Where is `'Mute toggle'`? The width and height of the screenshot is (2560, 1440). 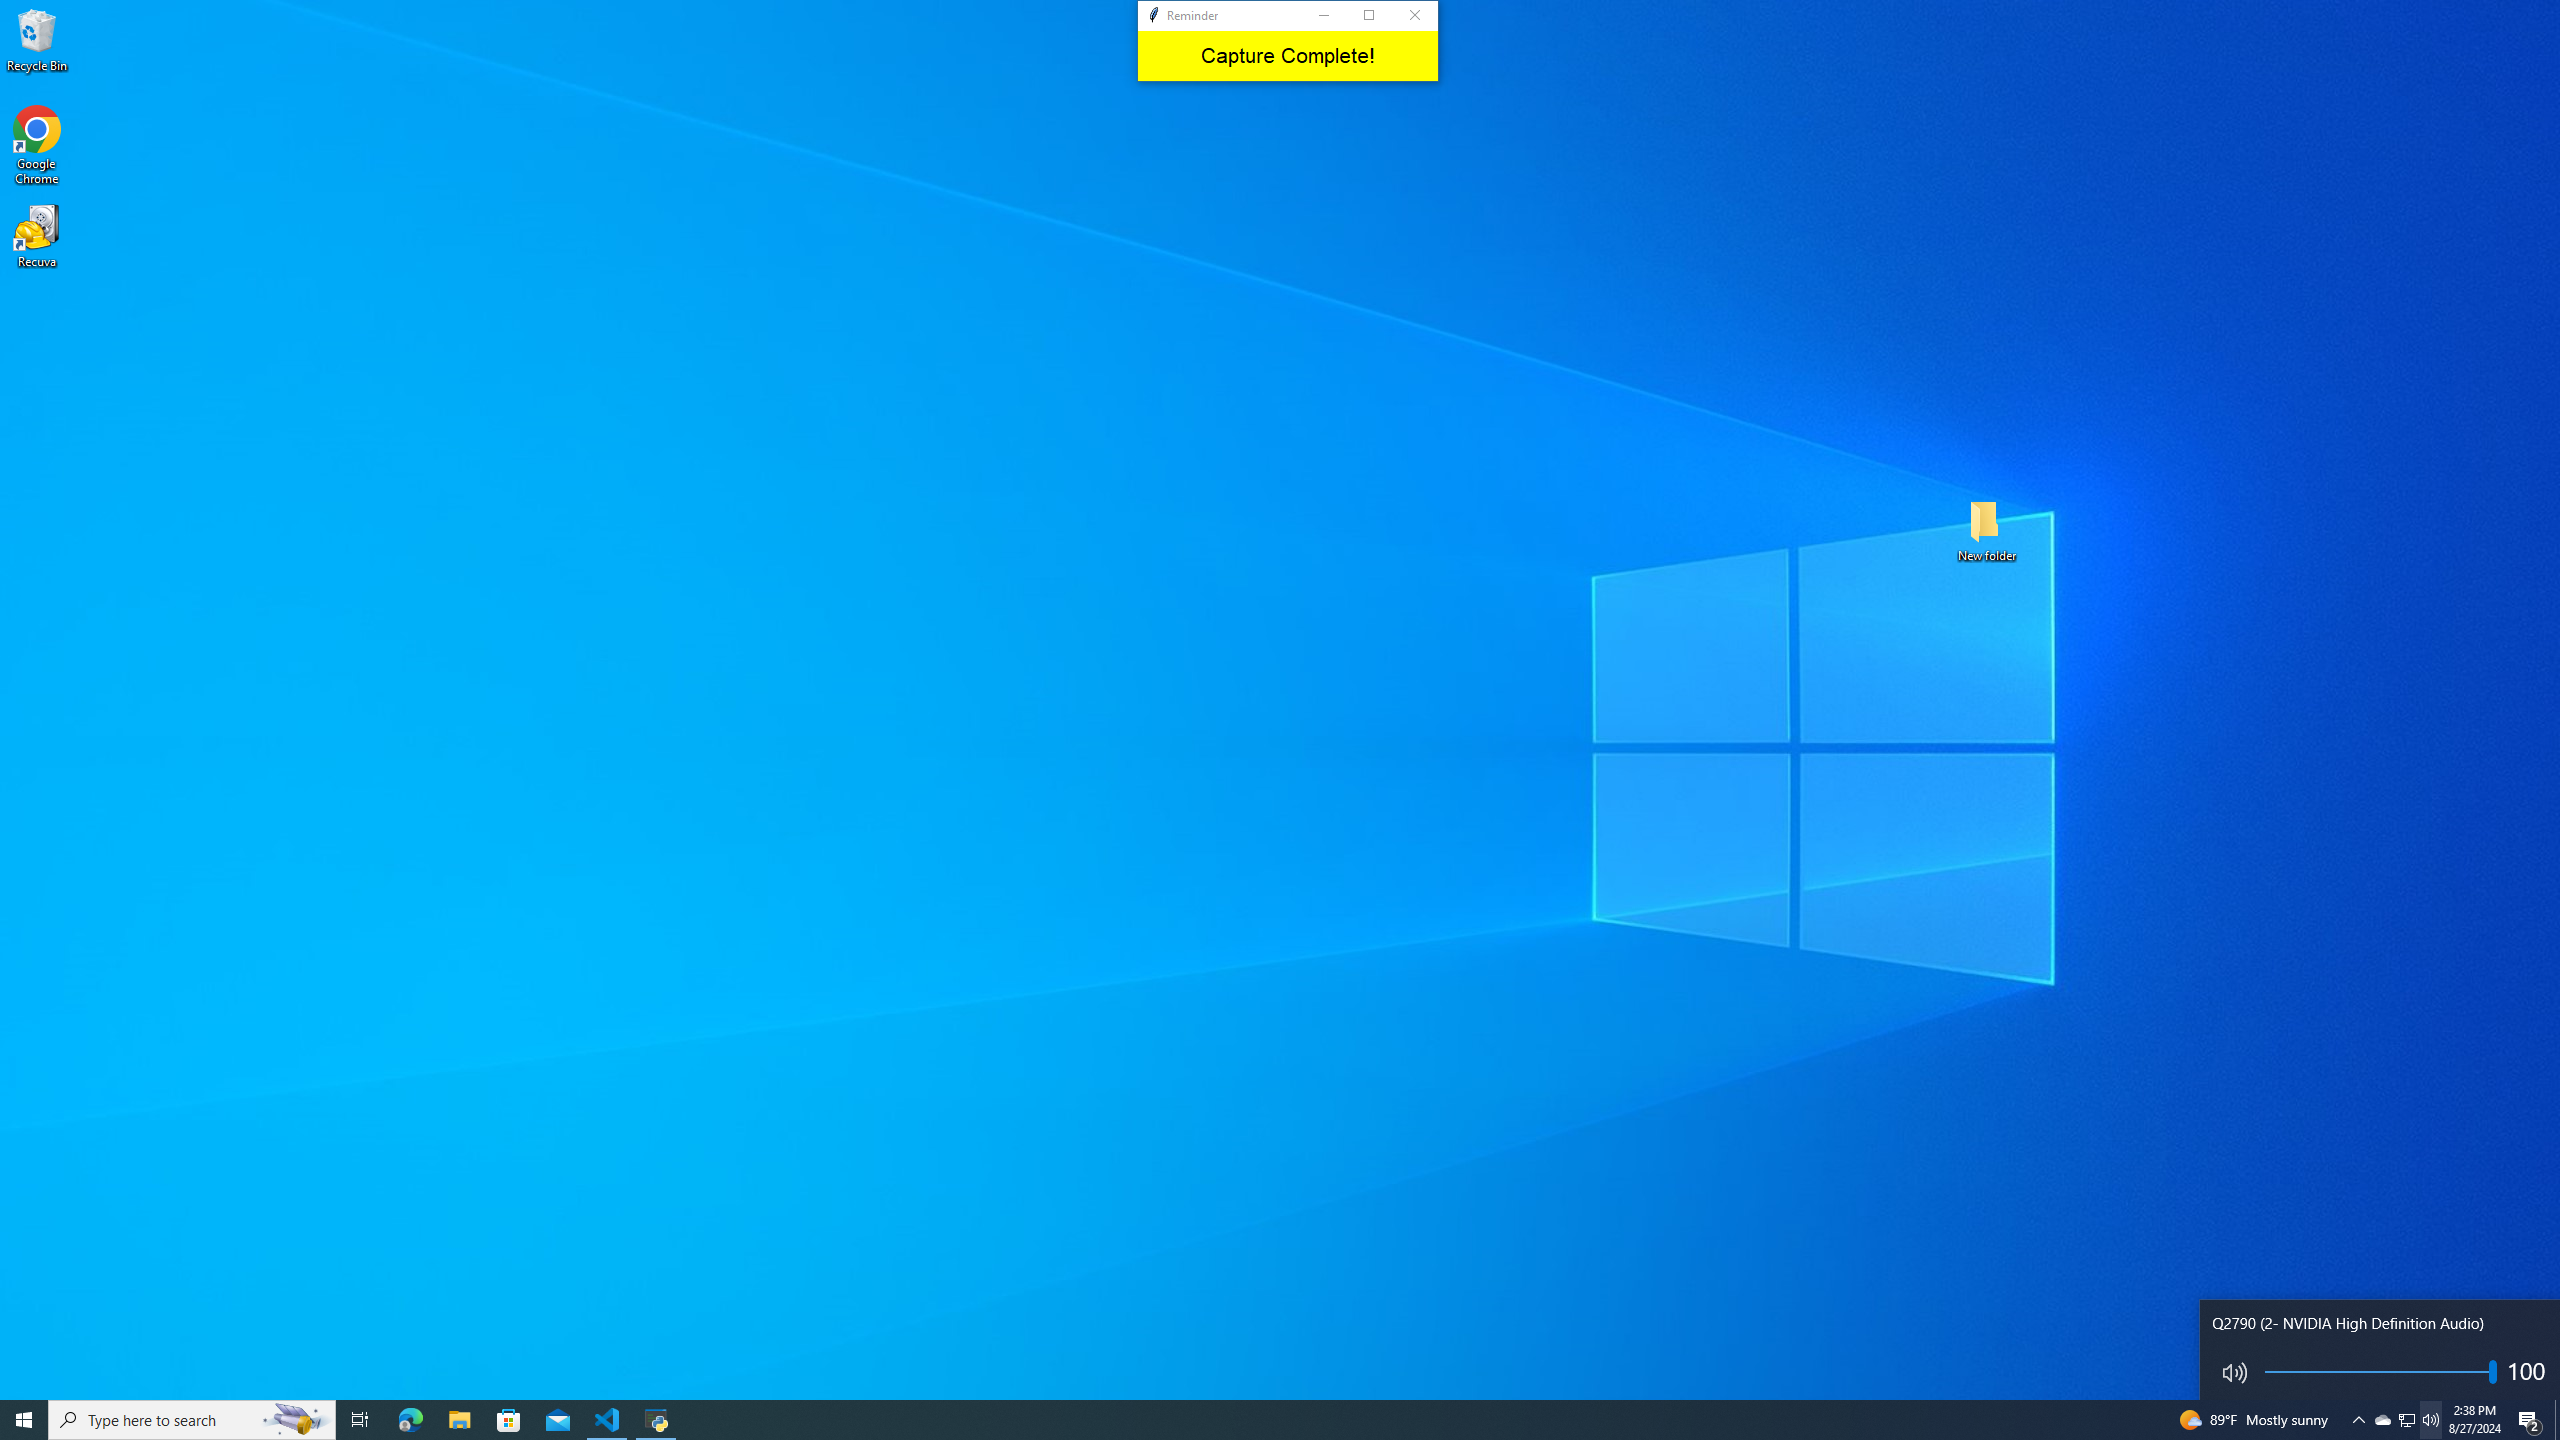 'Mute toggle' is located at coordinates (2230, 1371).